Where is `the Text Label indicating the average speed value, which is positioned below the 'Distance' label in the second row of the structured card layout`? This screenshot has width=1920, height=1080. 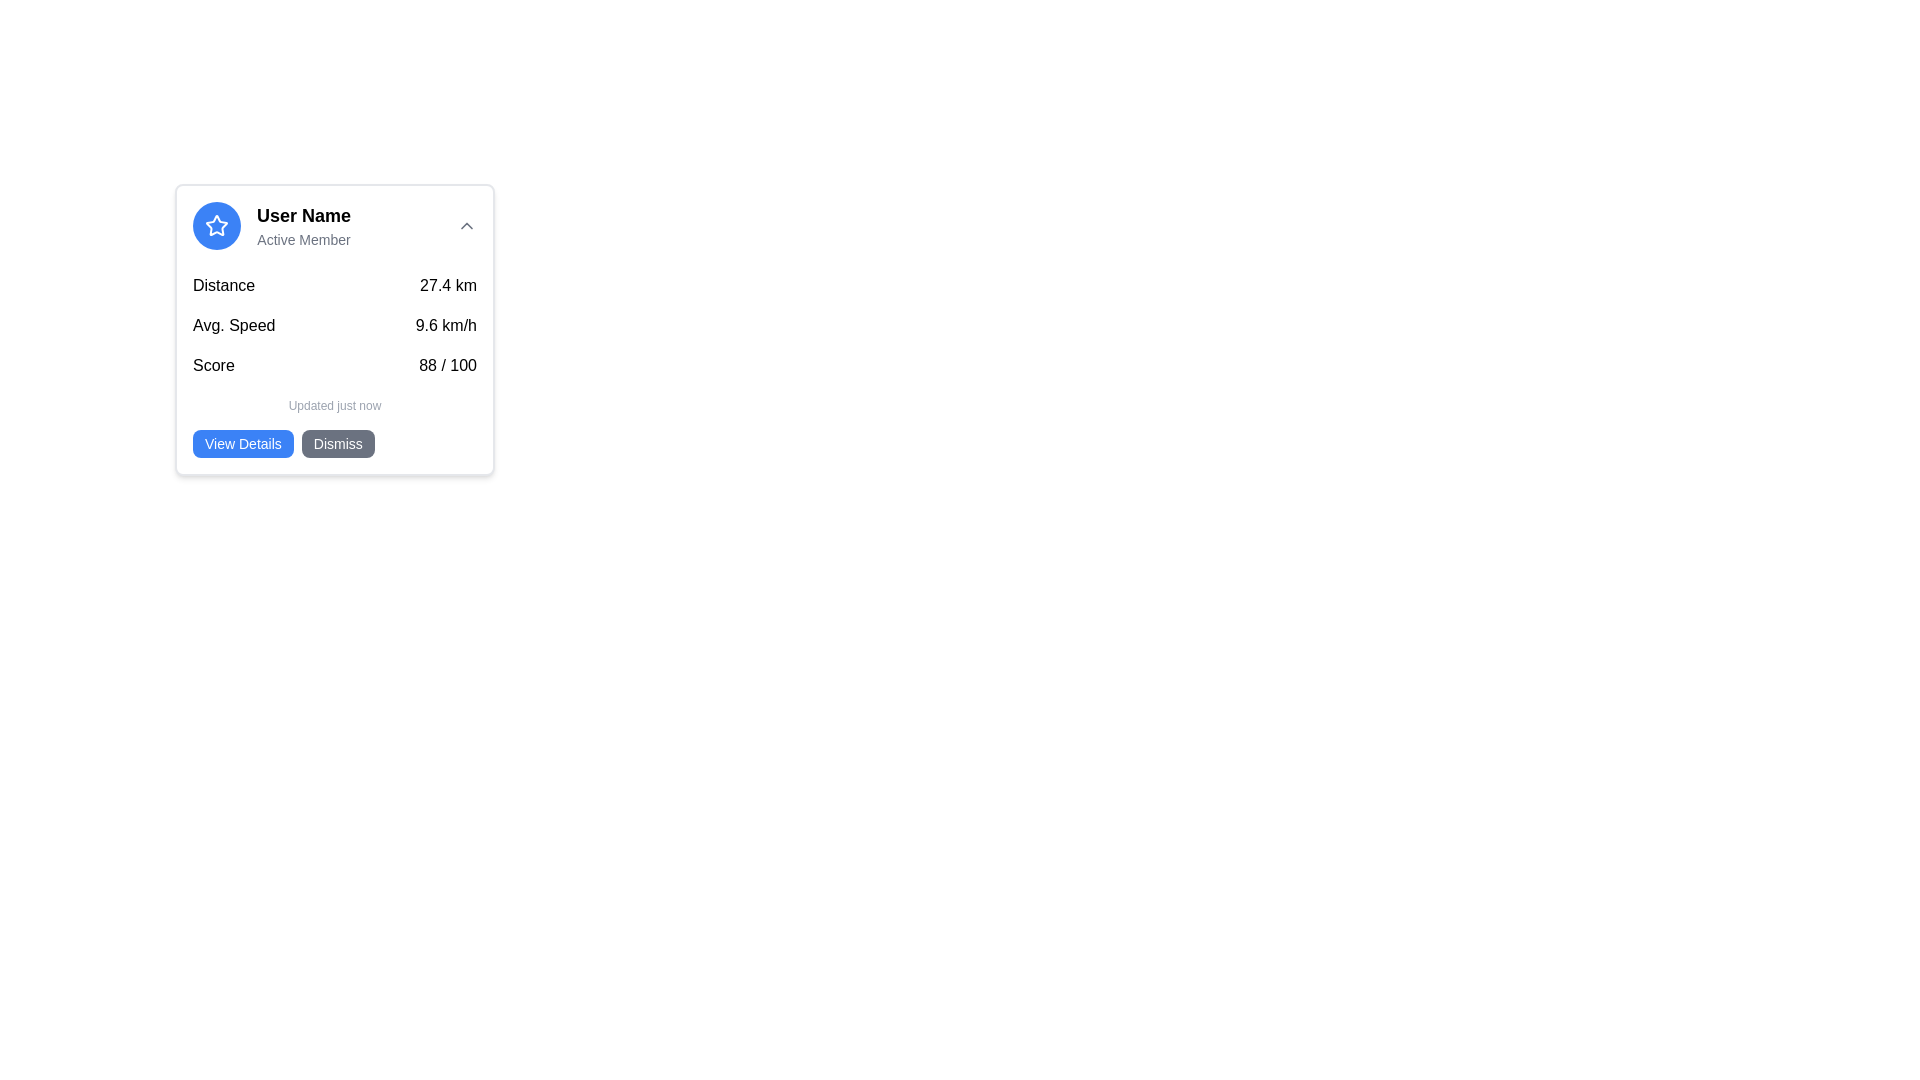
the Text Label indicating the average speed value, which is positioned below the 'Distance' label in the second row of the structured card layout is located at coordinates (234, 325).